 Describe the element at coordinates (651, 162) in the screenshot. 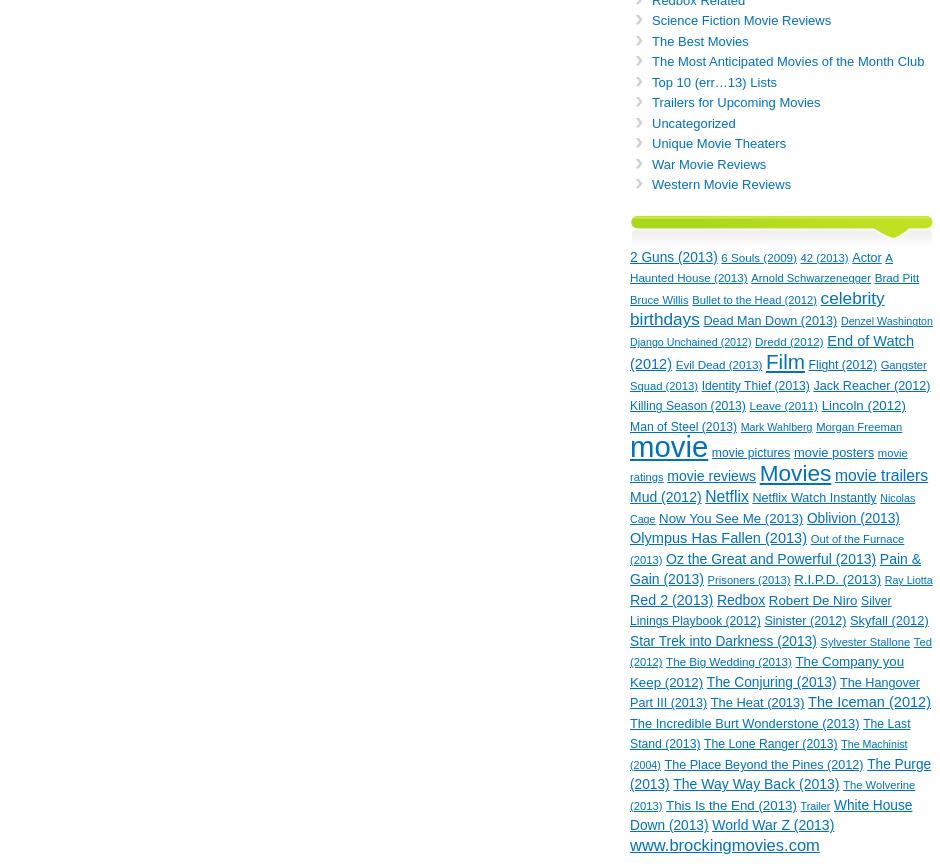

I see `'War Movie Reviews'` at that location.